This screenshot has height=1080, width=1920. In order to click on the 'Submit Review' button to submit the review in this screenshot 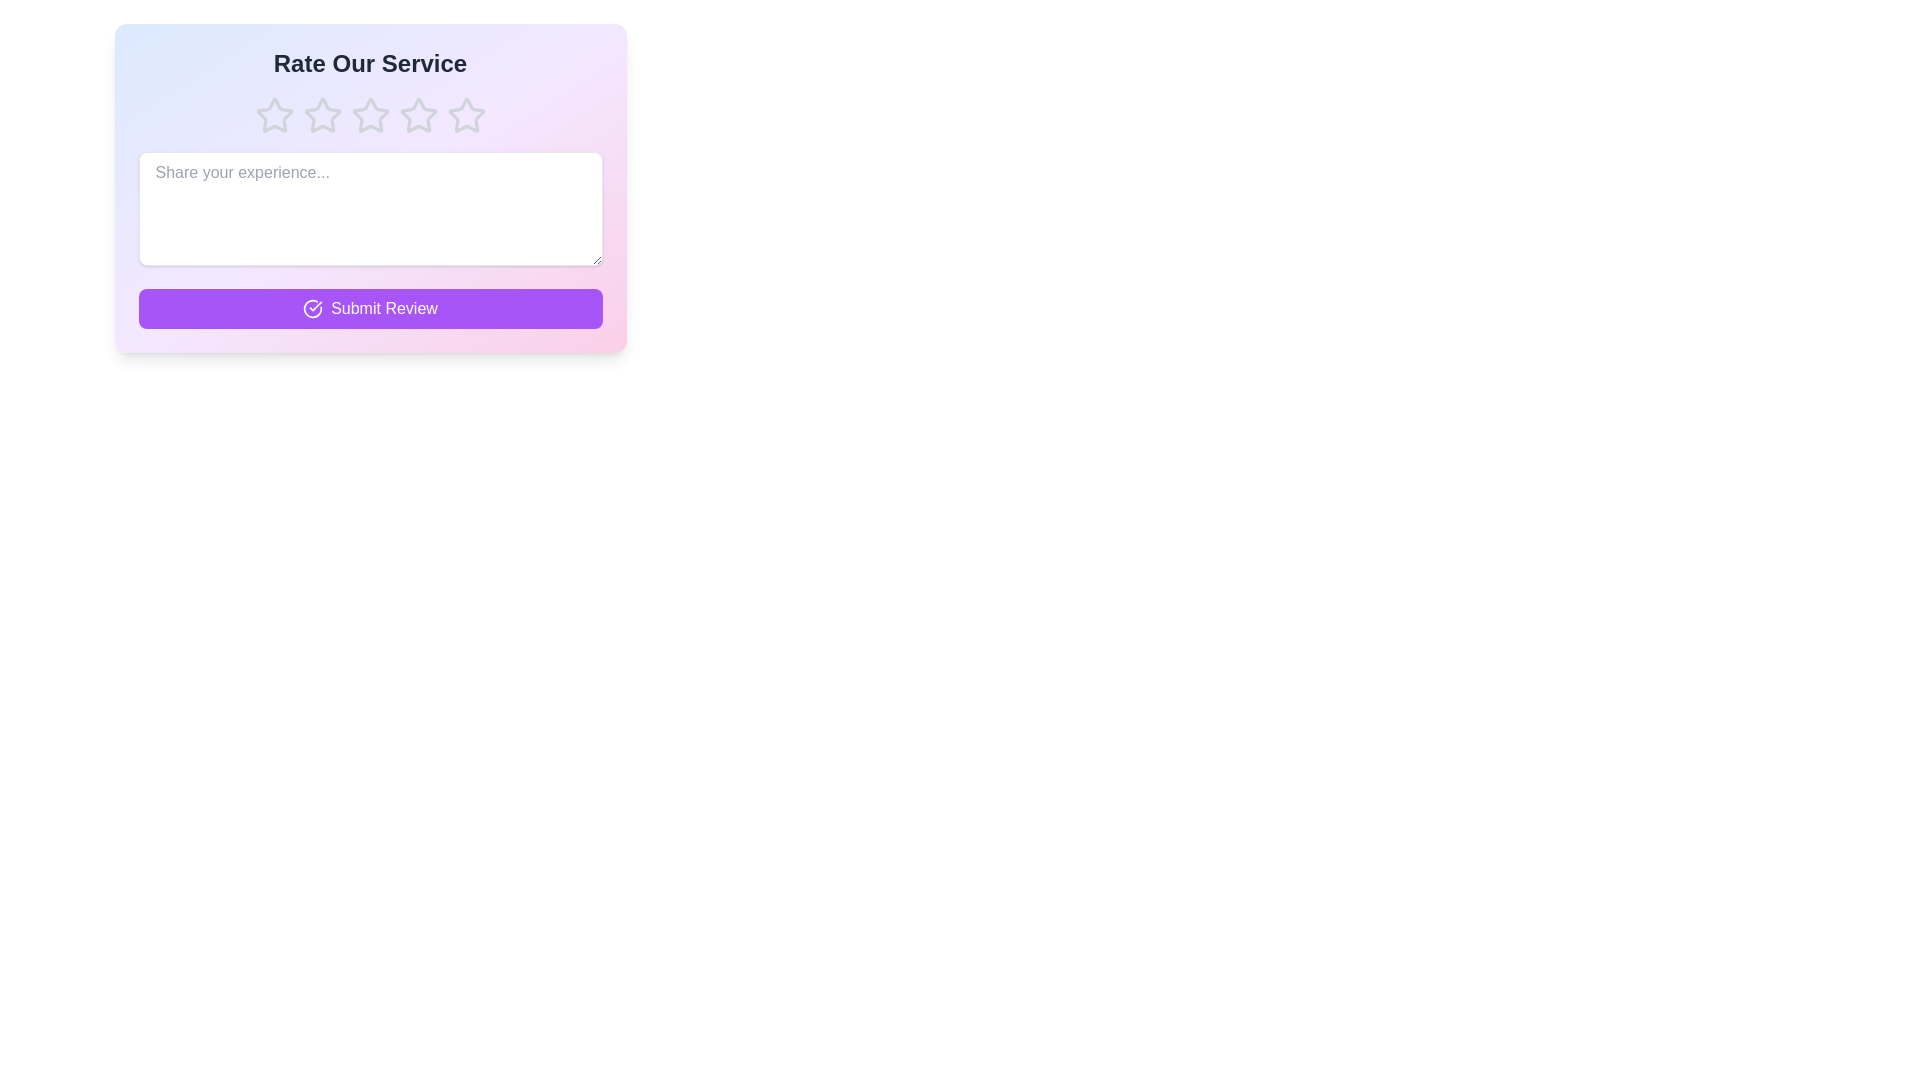, I will do `click(370, 308)`.